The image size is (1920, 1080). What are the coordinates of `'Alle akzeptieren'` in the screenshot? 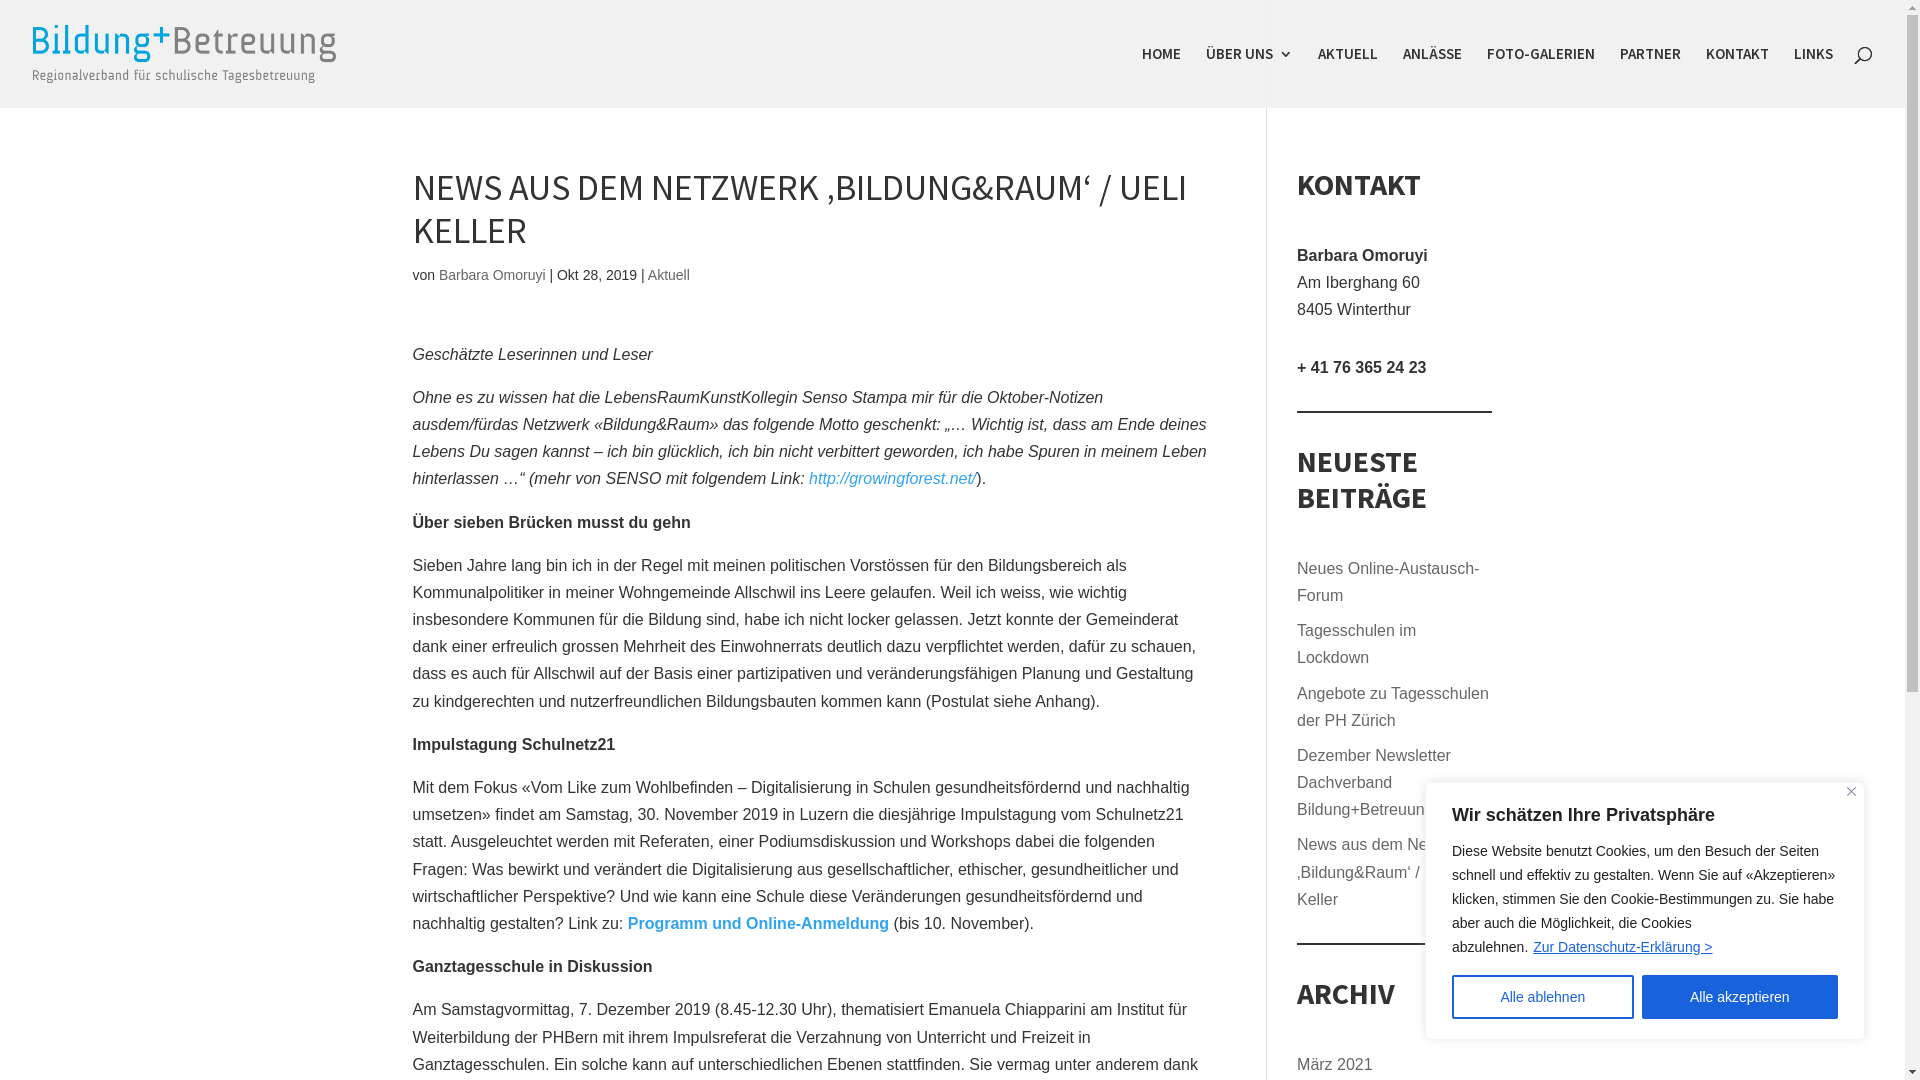 It's located at (1738, 996).